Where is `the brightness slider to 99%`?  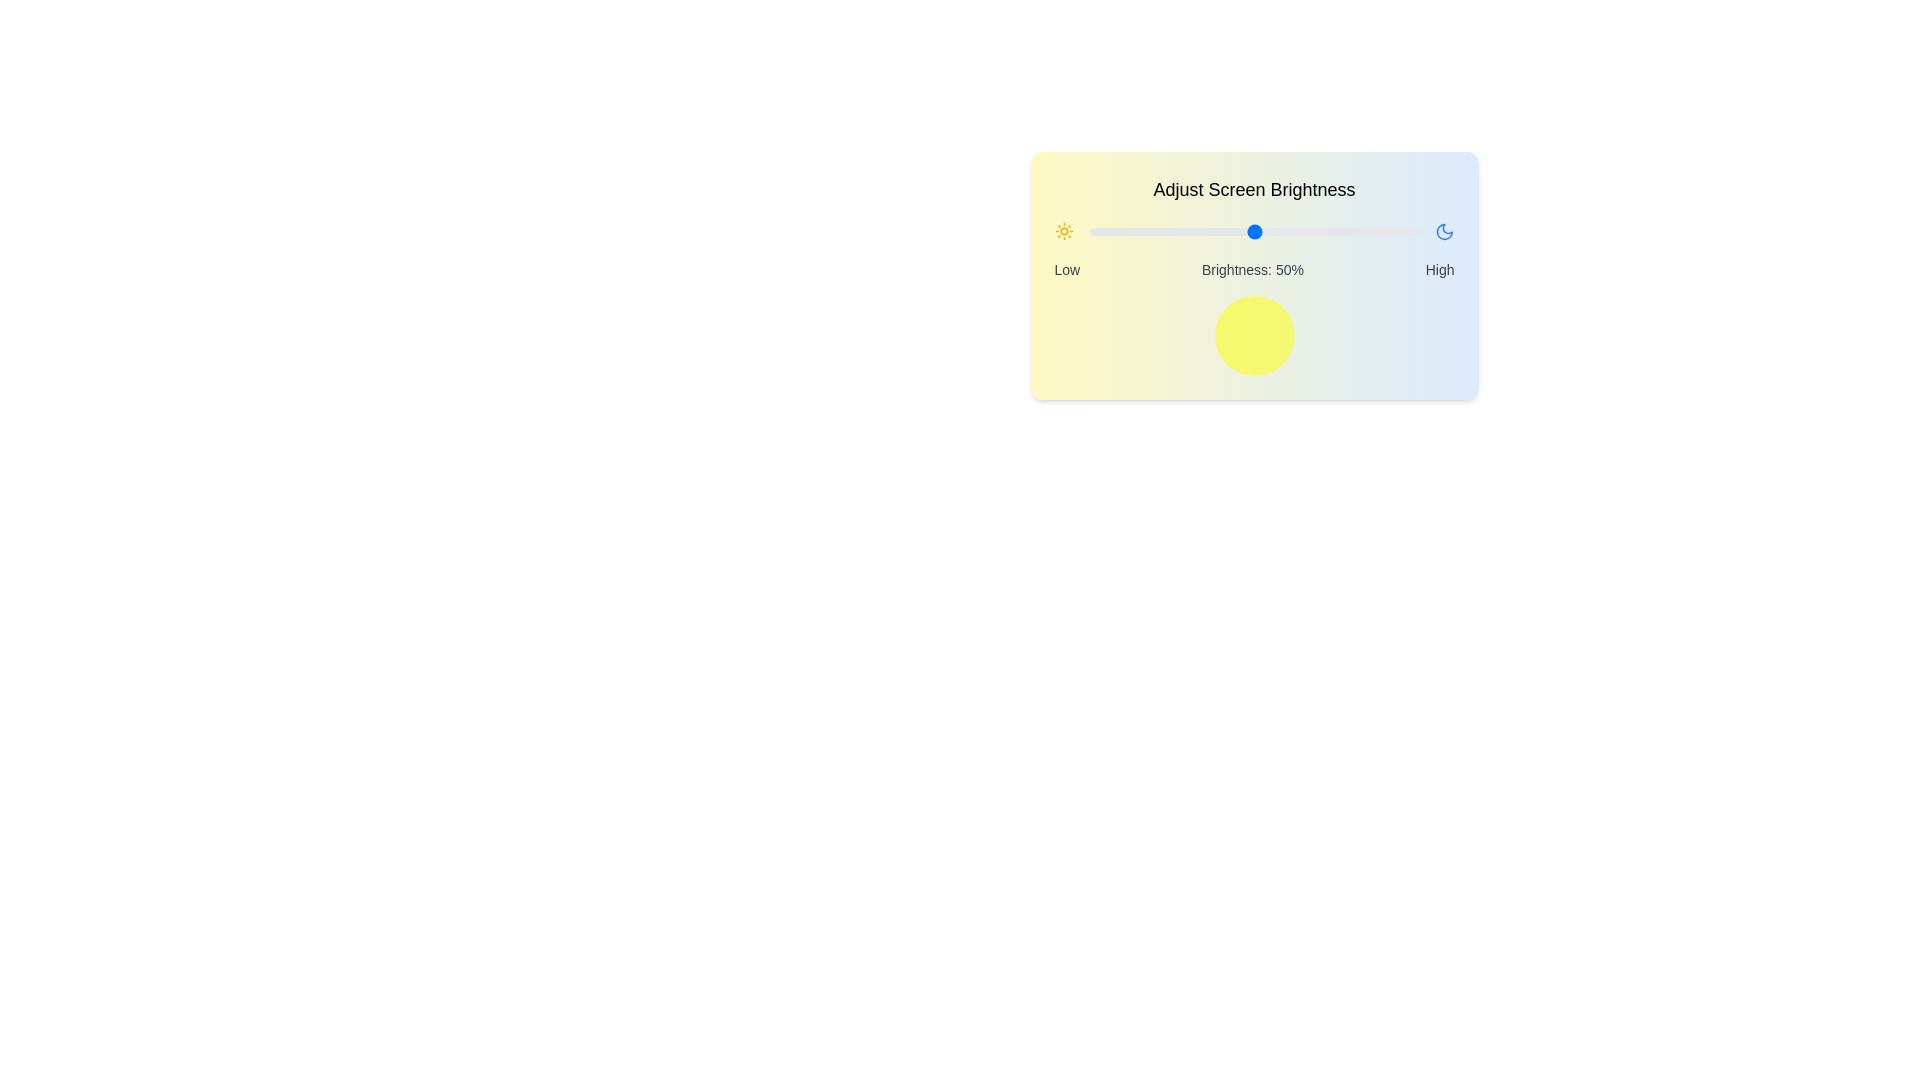
the brightness slider to 99% is located at coordinates (1414, 230).